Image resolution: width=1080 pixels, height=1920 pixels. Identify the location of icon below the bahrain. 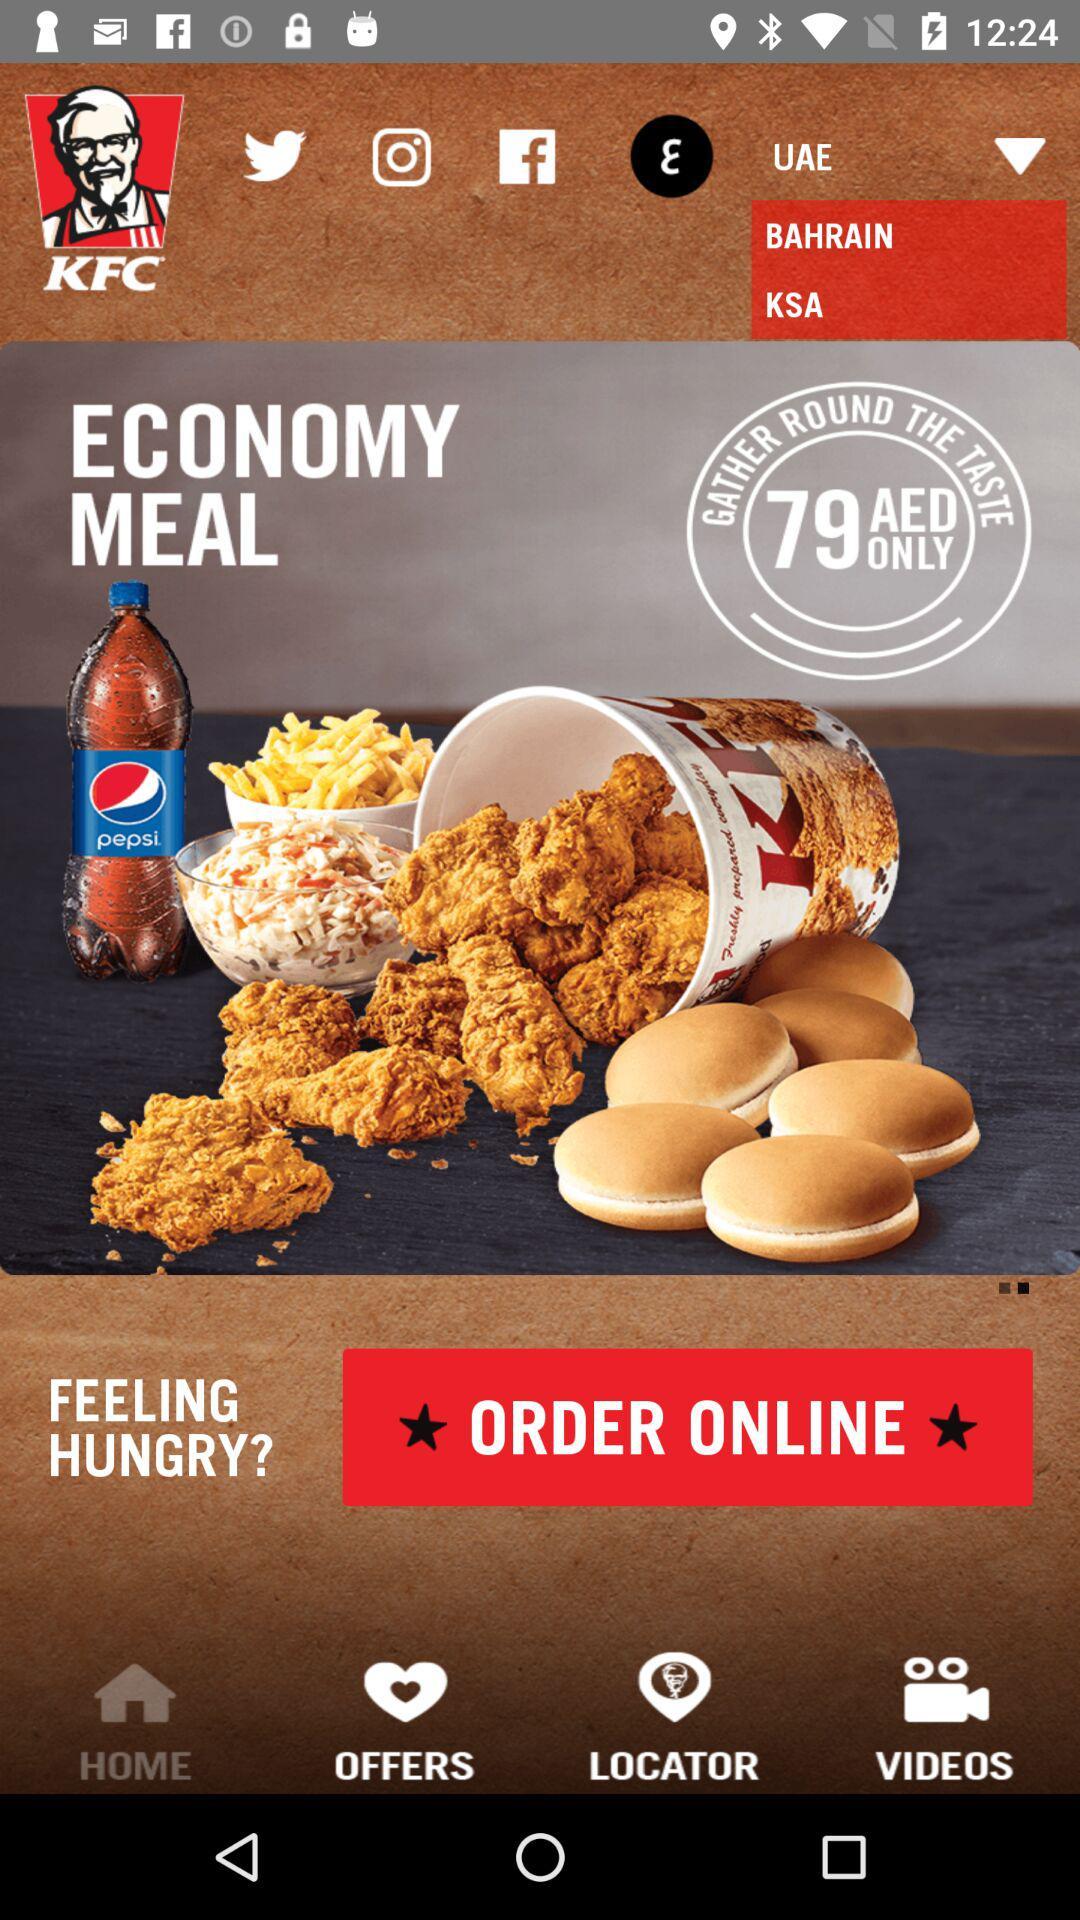
(909, 303).